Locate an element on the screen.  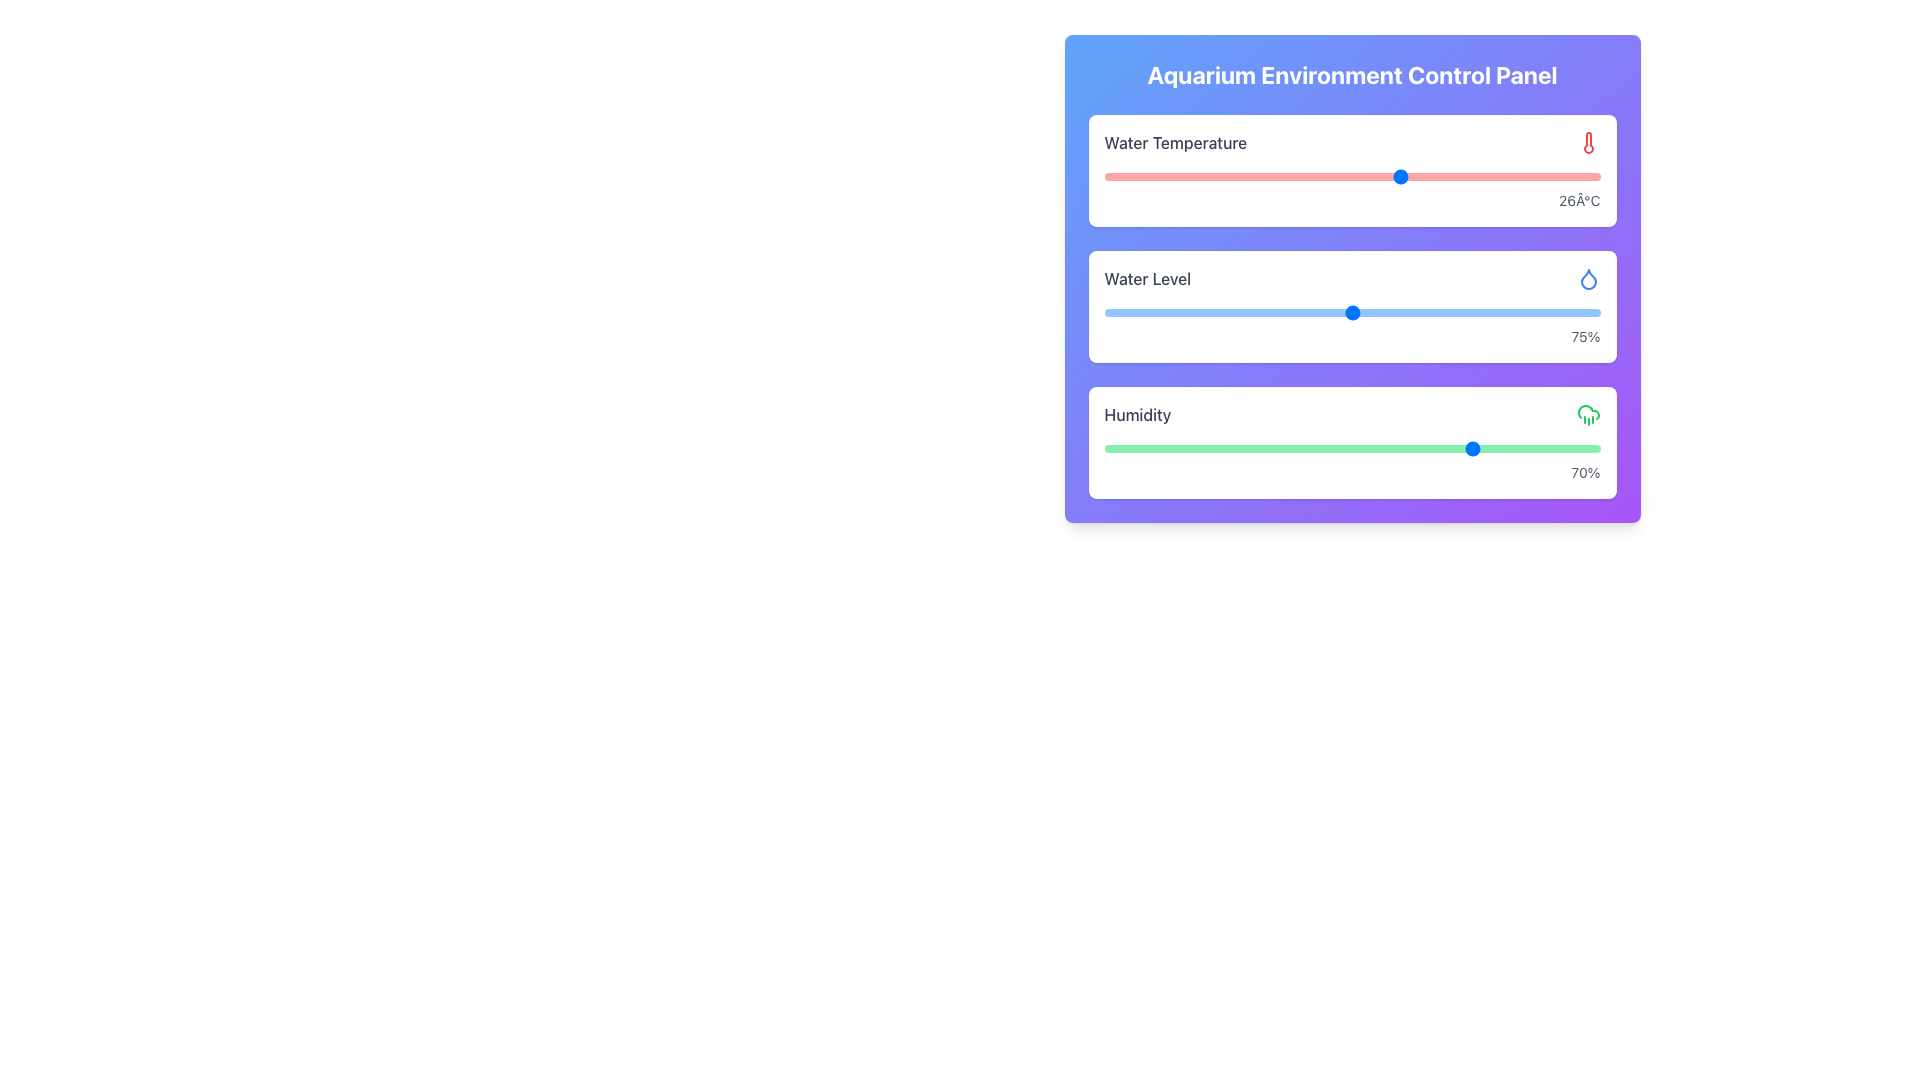
the water droplet icon with a blue outline, located to the right of the 'Water Level' bar and adjacent to the numerical percentage value is located at coordinates (1587, 278).